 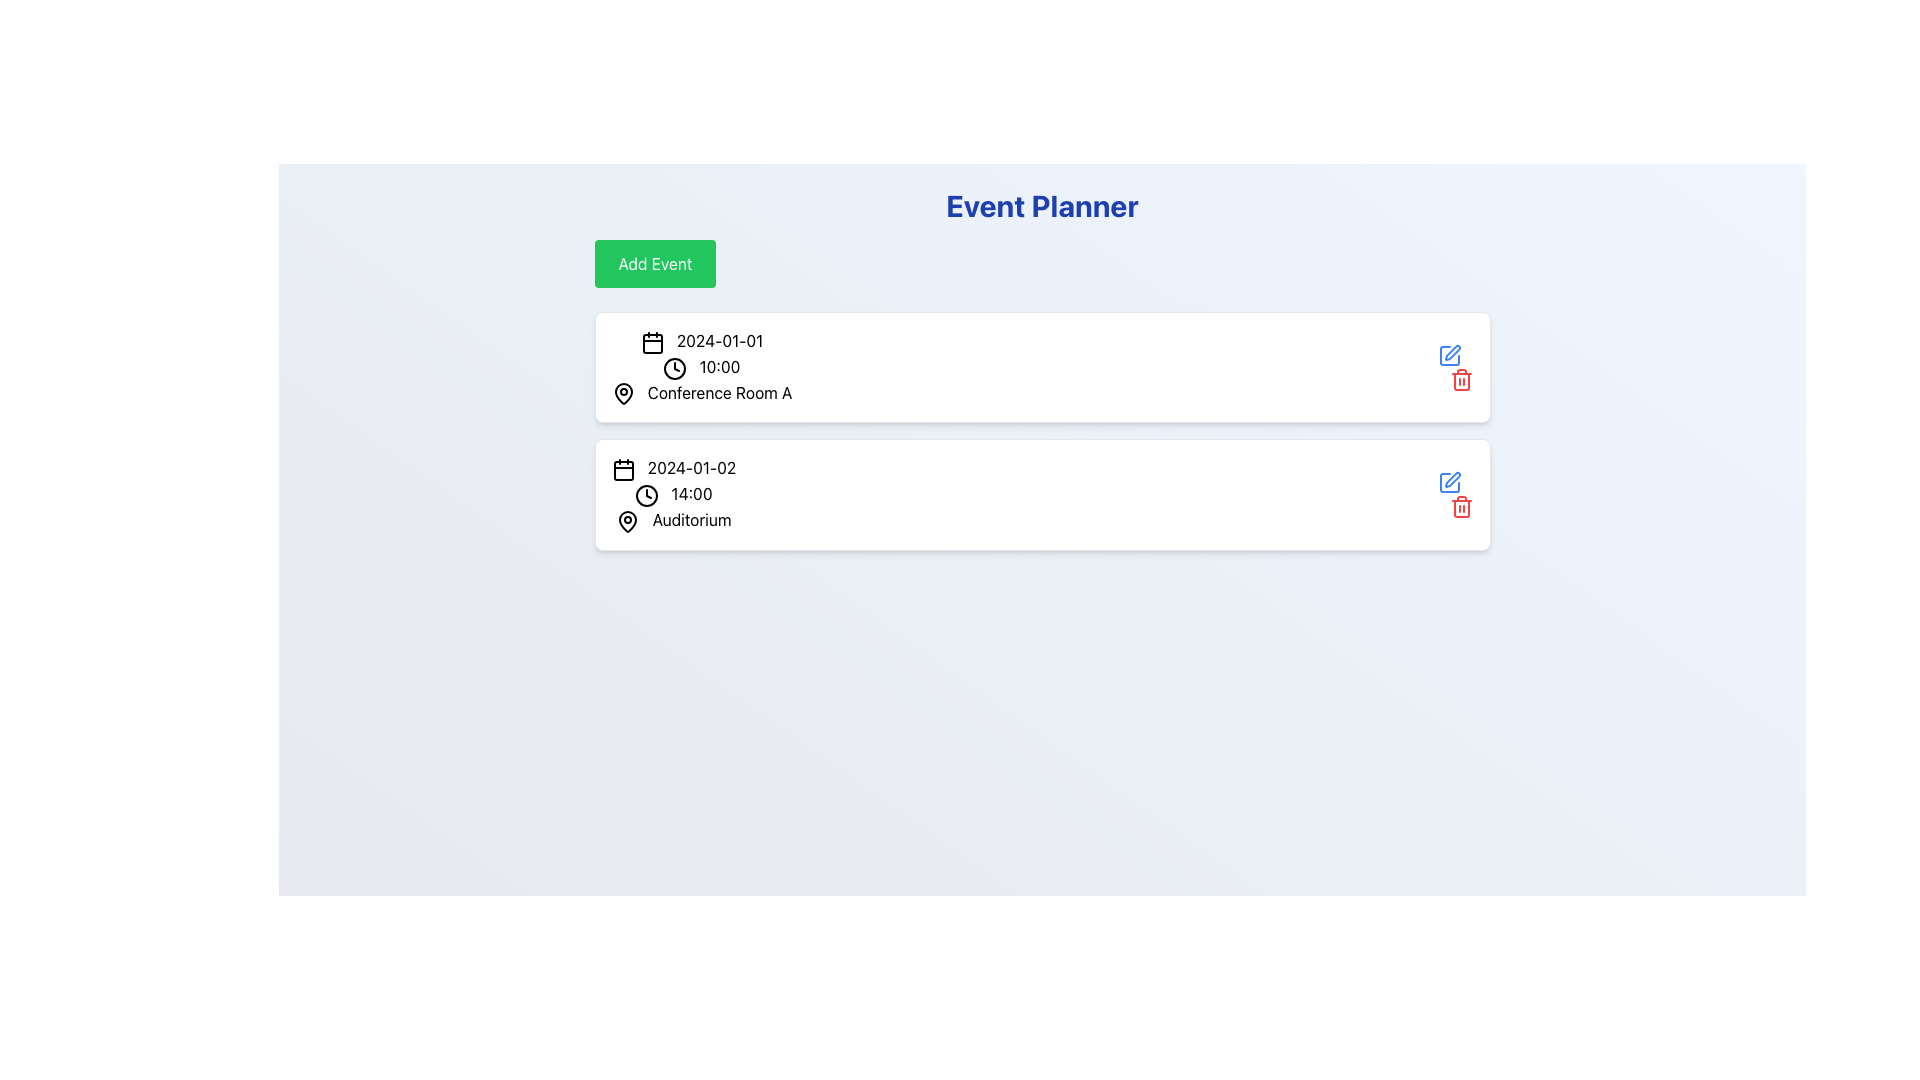 What do you see at coordinates (1041, 205) in the screenshot?
I see `the large header text element that reads 'Event Planner', which is styled with a bold font and is located near the top center of the interface` at bounding box center [1041, 205].